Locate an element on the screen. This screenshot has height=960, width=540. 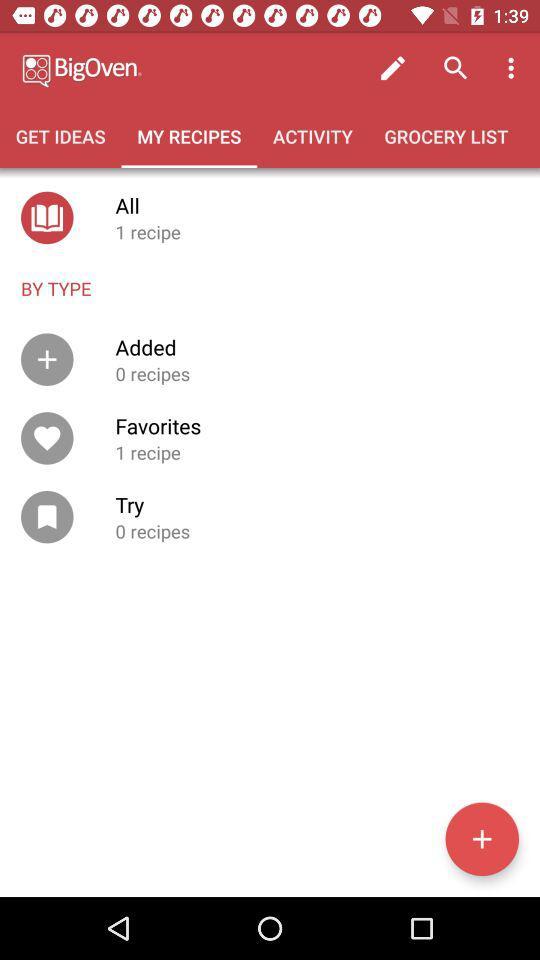
the item at the bottom right corner is located at coordinates (481, 839).